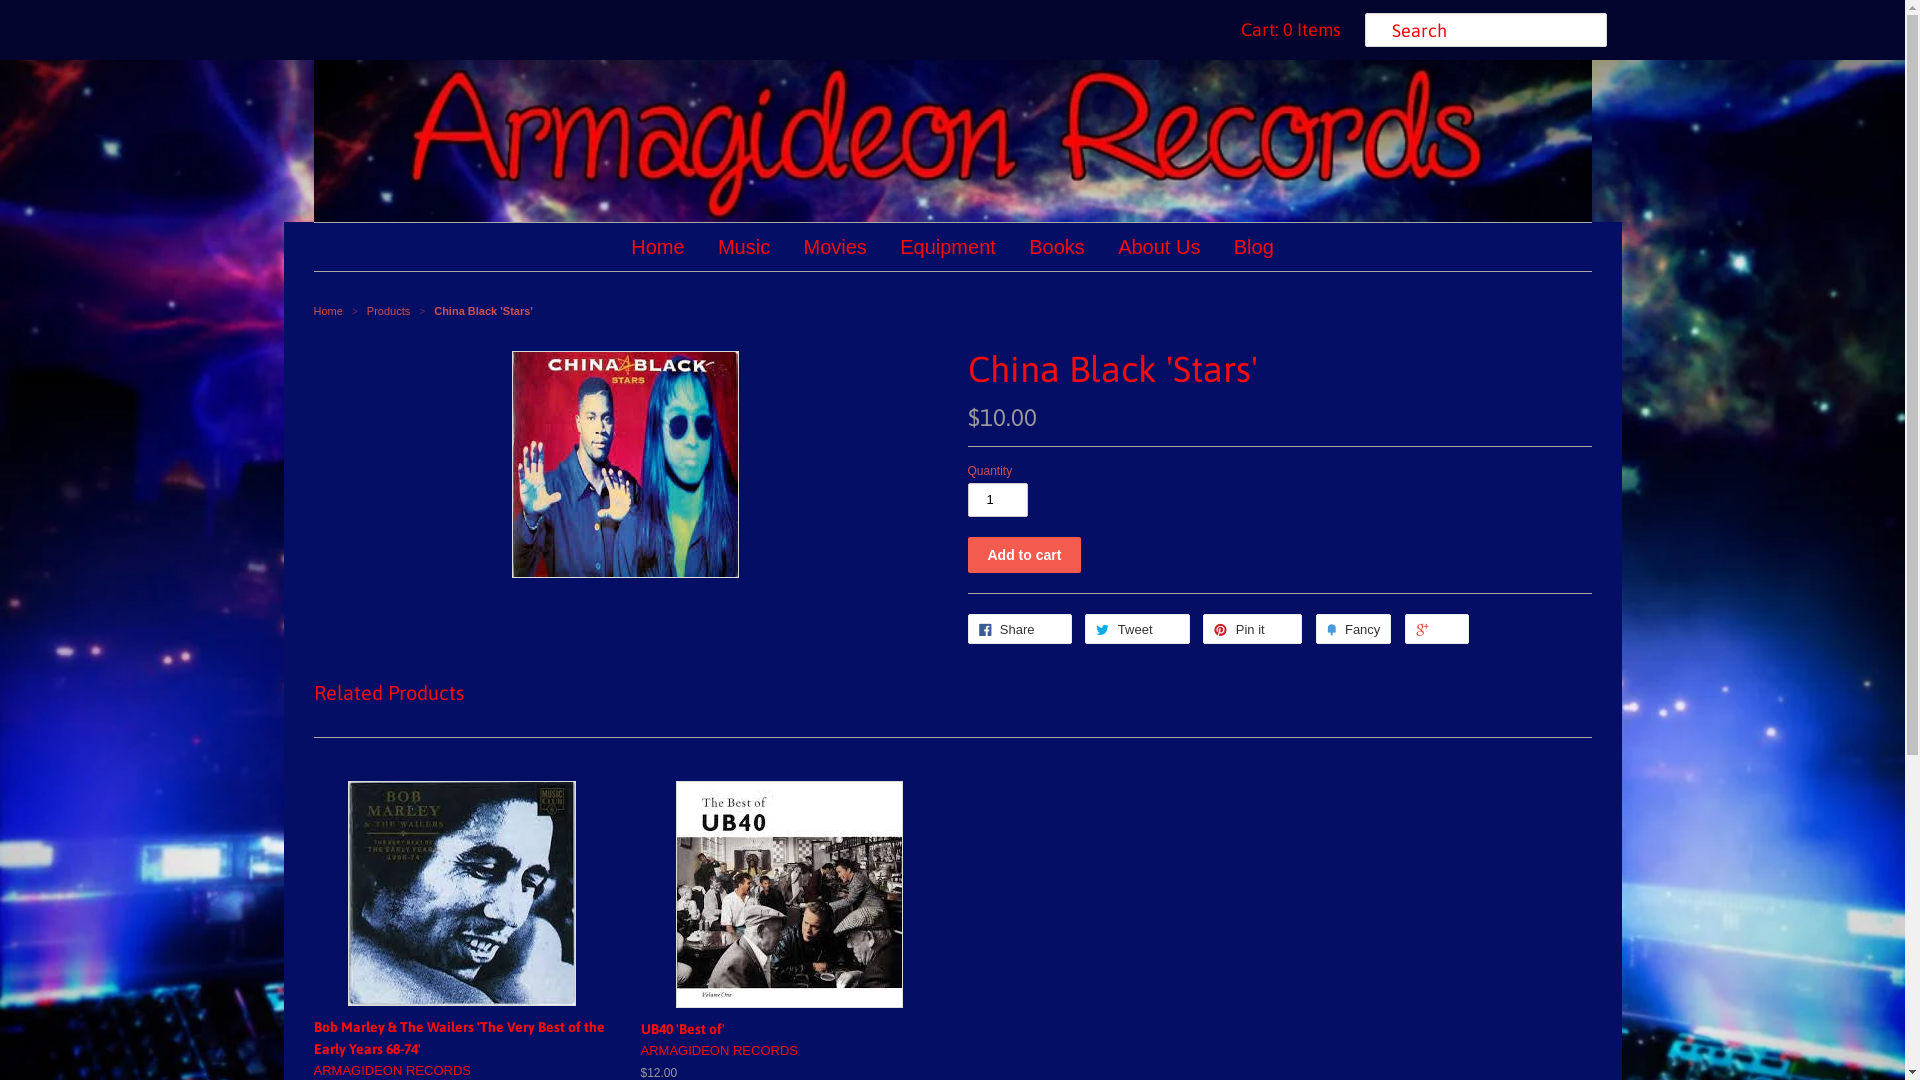  I want to click on 'Pin it', so click(1251, 627).